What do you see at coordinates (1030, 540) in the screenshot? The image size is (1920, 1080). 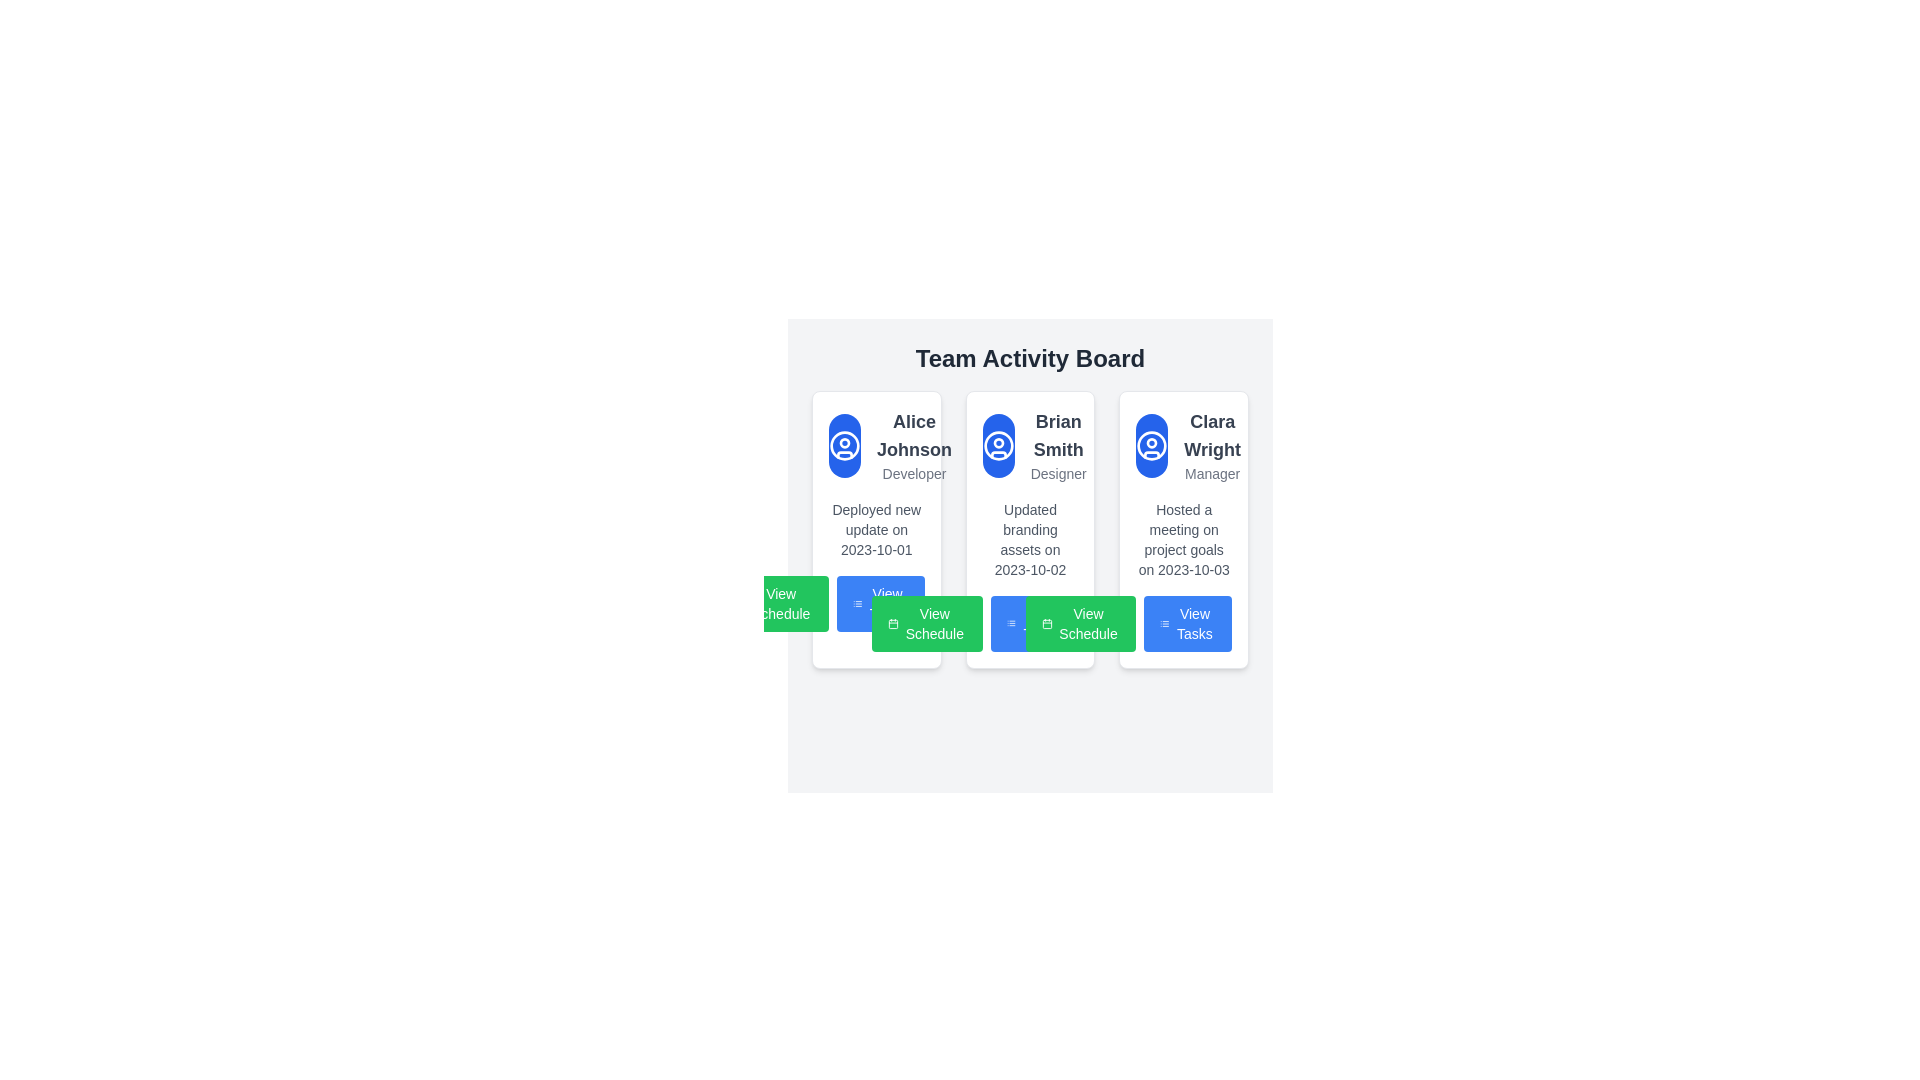 I see `the informational static text element located beneath the user's role description in the 'Brian Smith - Designer' card` at bounding box center [1030, 540].